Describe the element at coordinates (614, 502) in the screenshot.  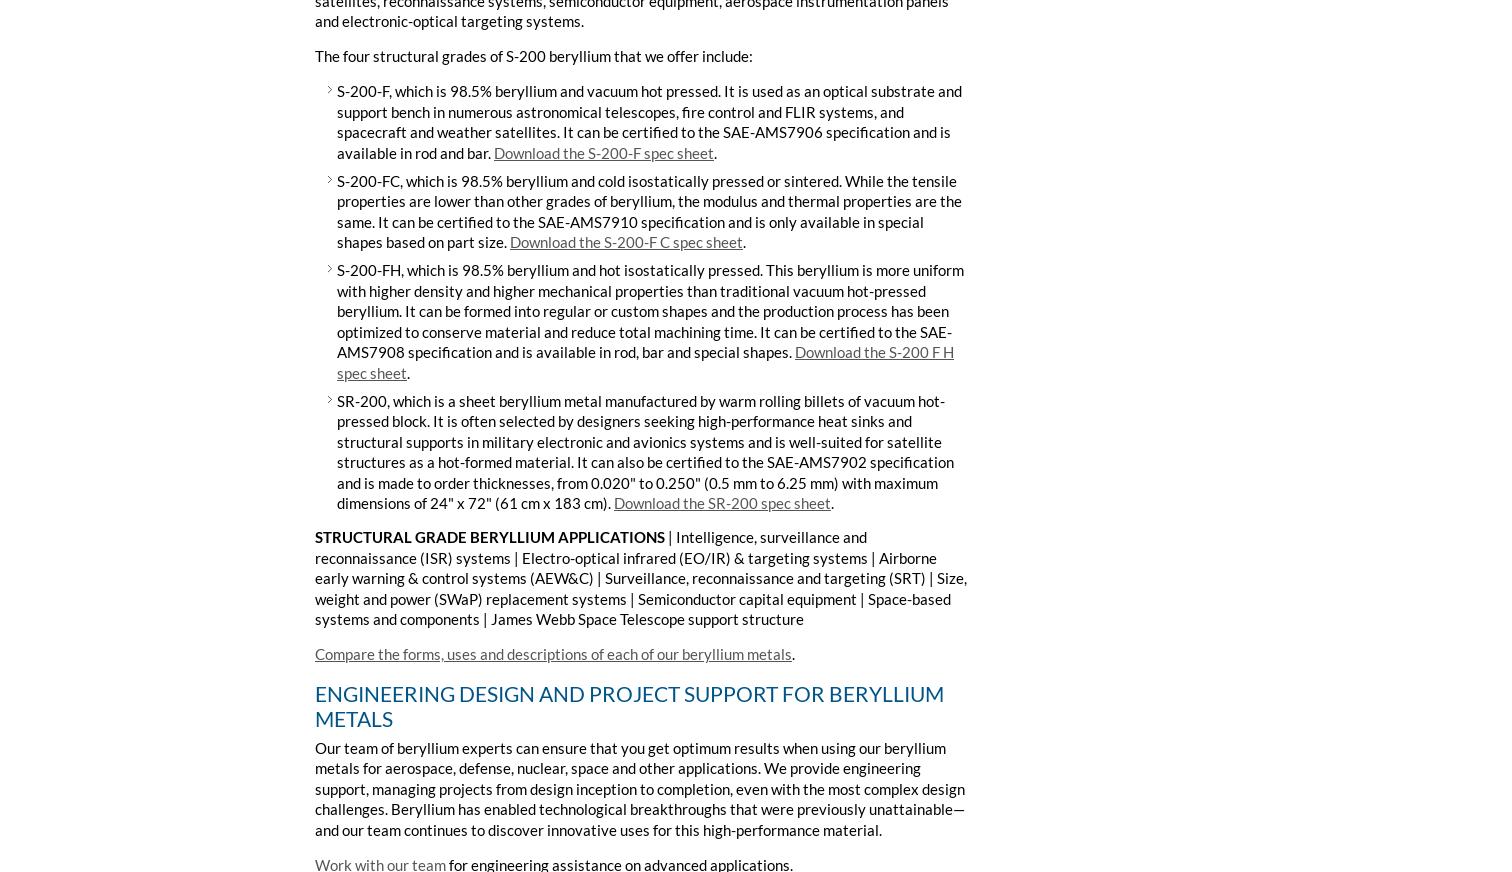
I see `'Download the SR-200 spec sheet'` at that location.